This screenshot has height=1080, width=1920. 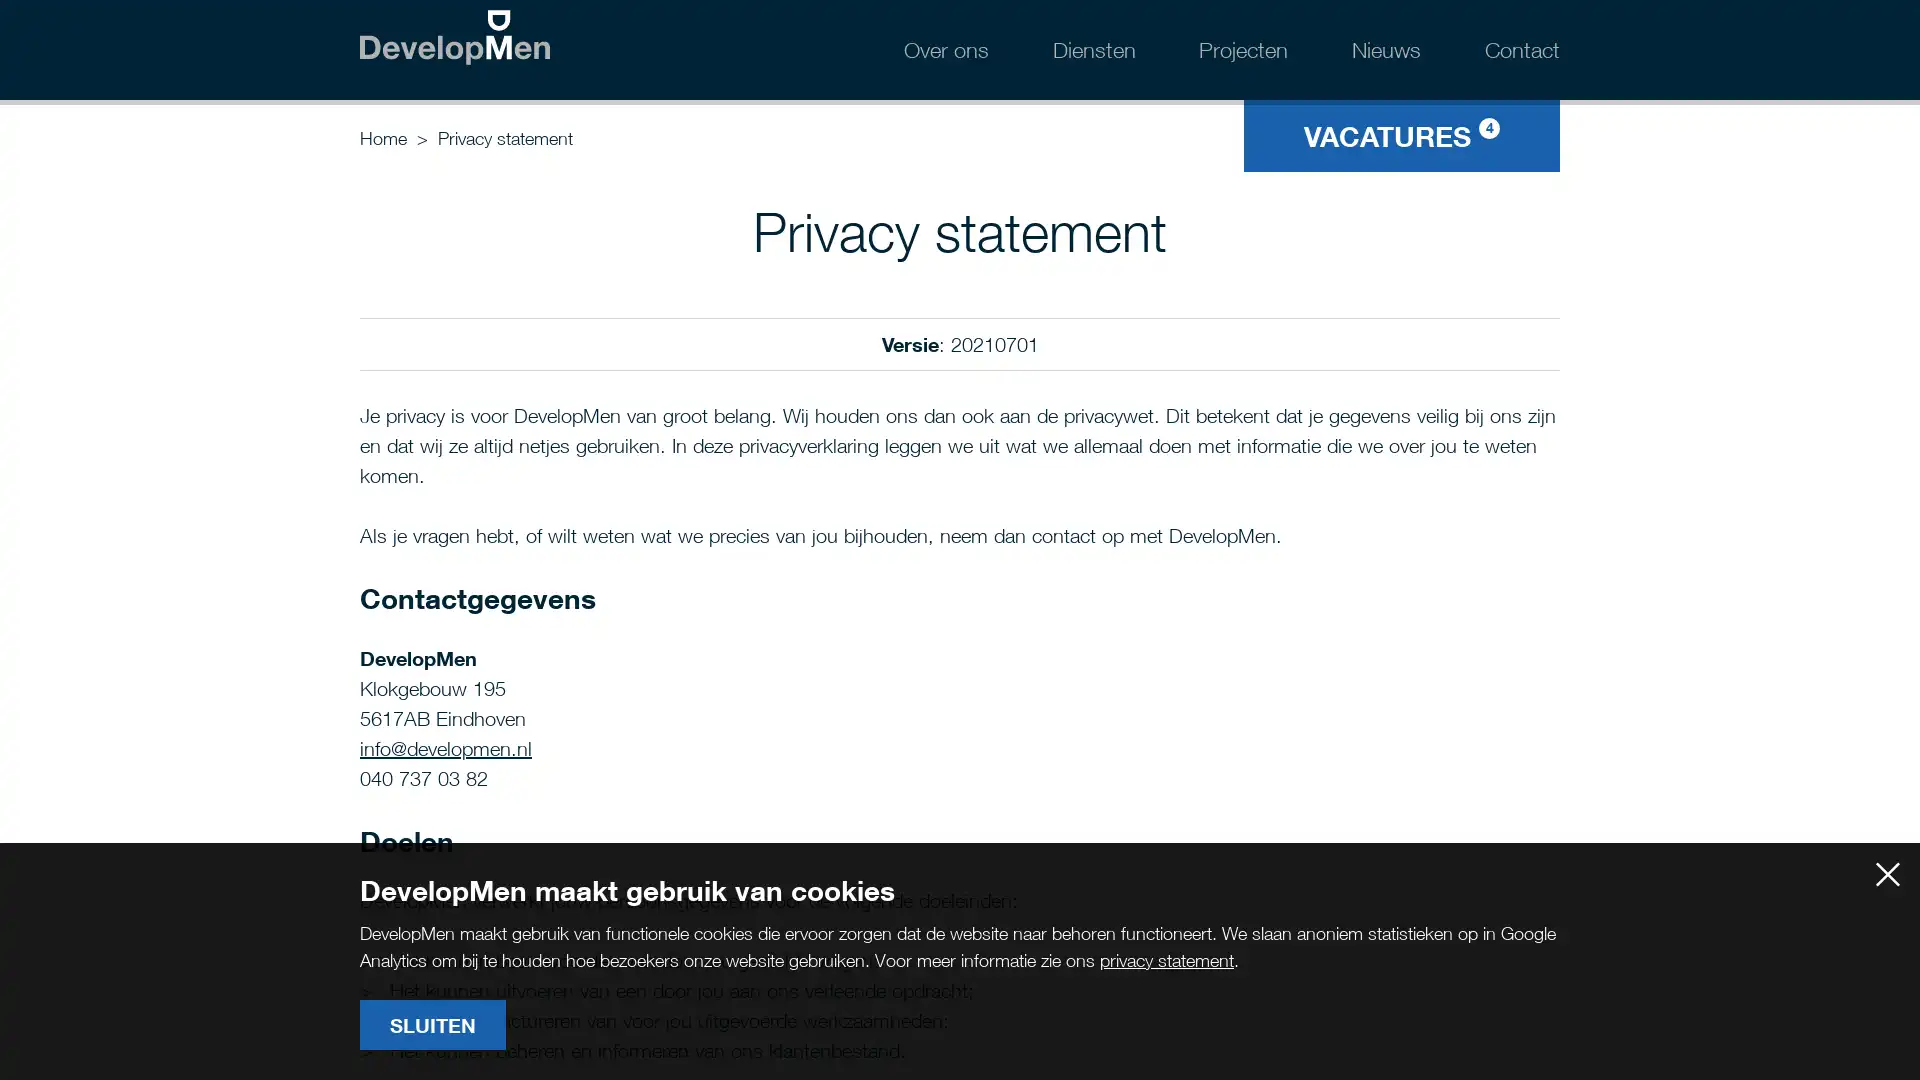 What do you see at coordinates (431, 1025) in the screenshot?
I see `SLUITEN` at bounding box center [431, 1025].